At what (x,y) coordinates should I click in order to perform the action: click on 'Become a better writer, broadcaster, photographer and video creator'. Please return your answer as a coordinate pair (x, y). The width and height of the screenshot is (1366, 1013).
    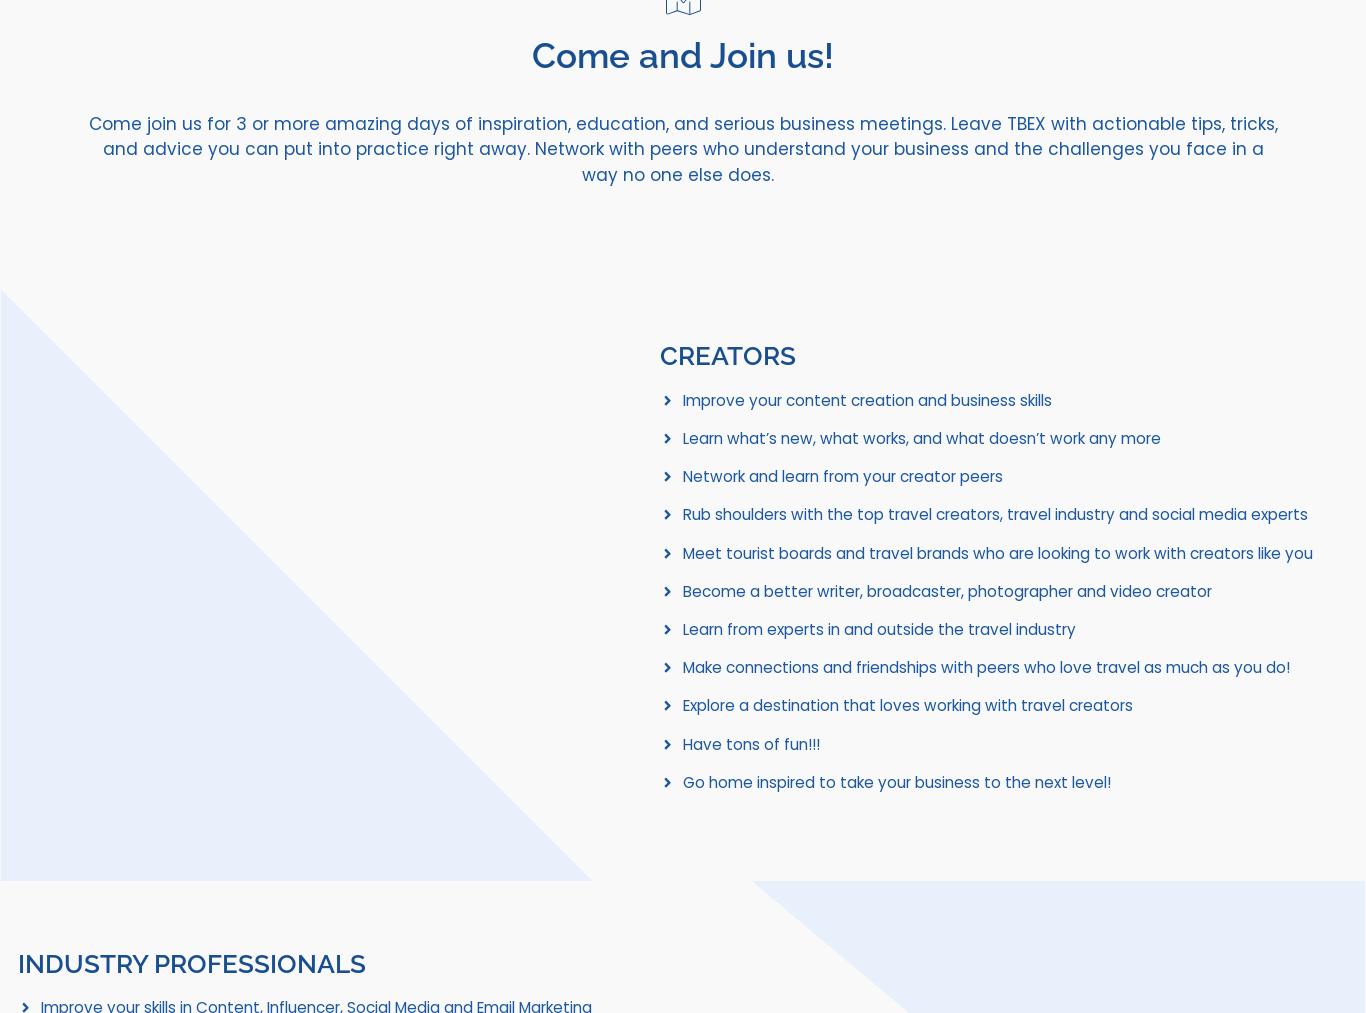
    Looking at the image, I should click on (947, 590).